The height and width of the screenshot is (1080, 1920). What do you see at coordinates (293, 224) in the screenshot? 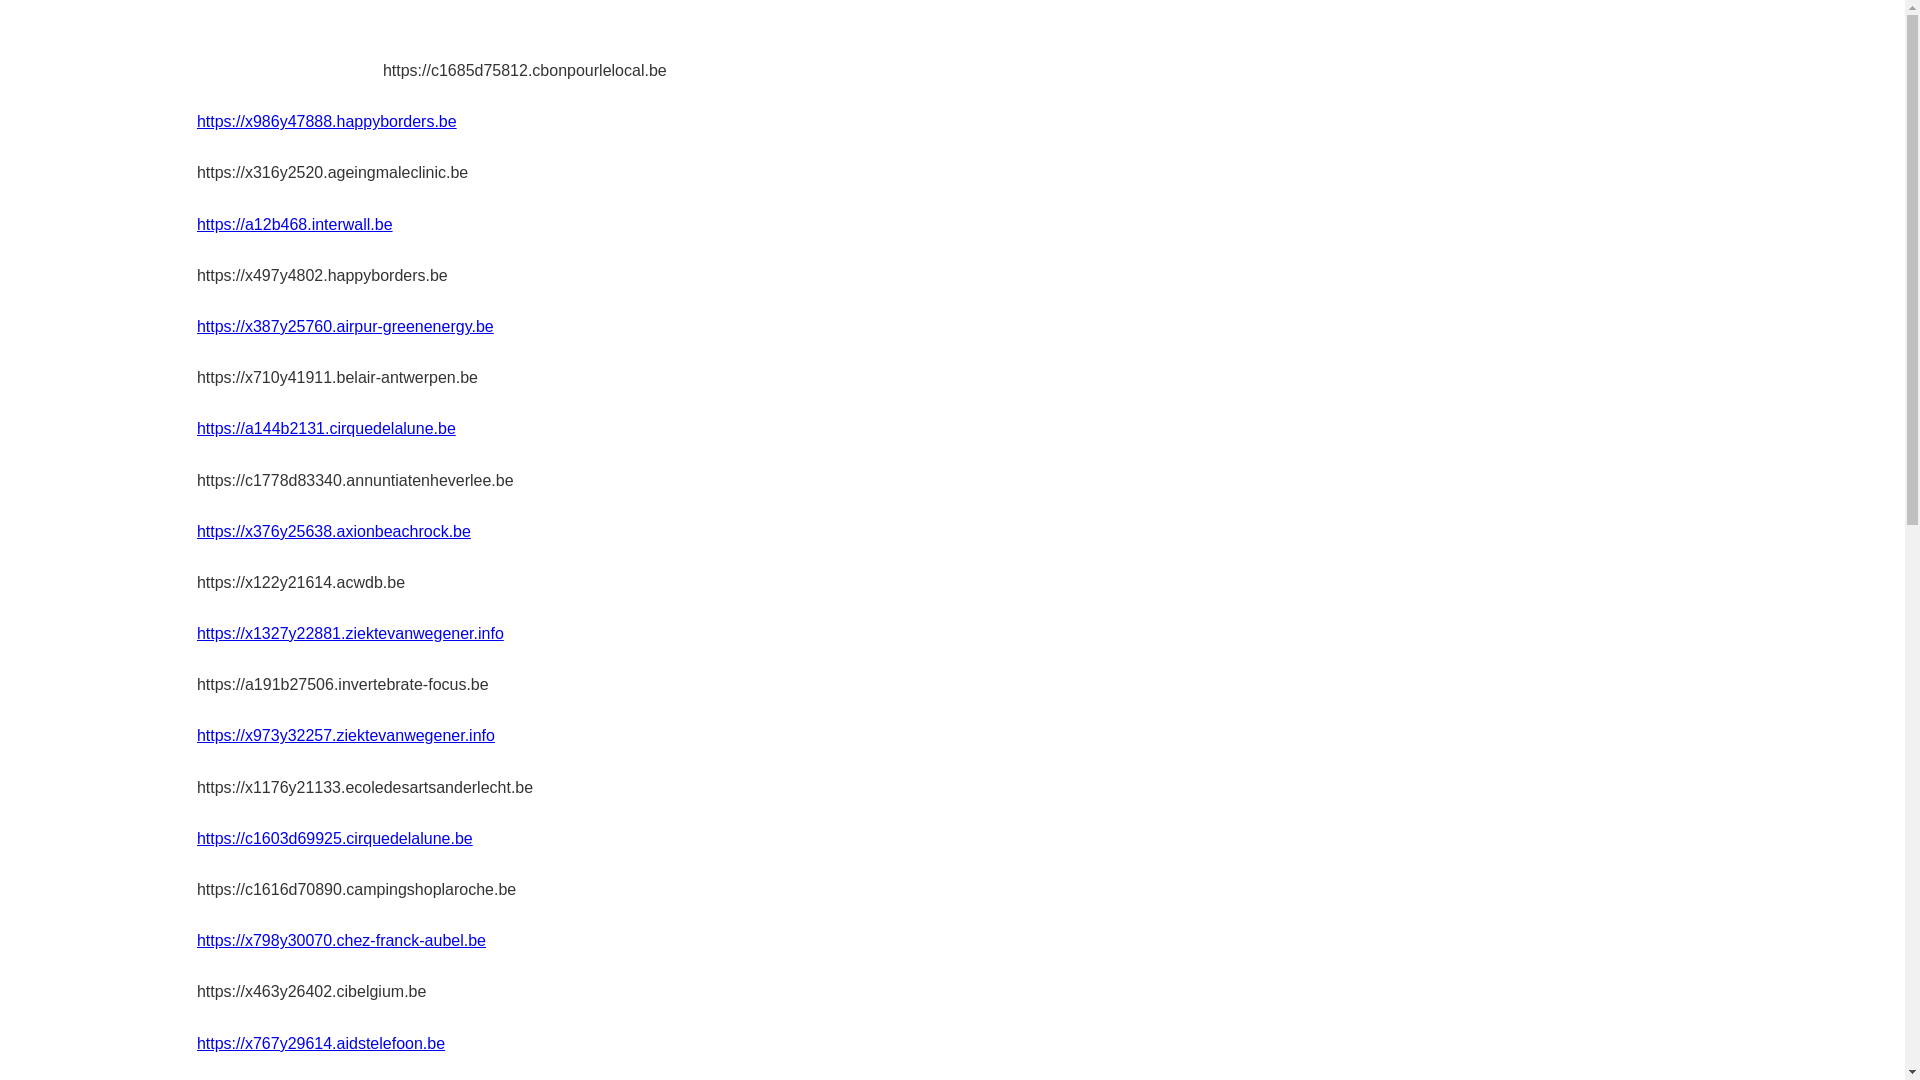
I see `'https://a12b468.interwall.be'` at bounding box center [293, 224].